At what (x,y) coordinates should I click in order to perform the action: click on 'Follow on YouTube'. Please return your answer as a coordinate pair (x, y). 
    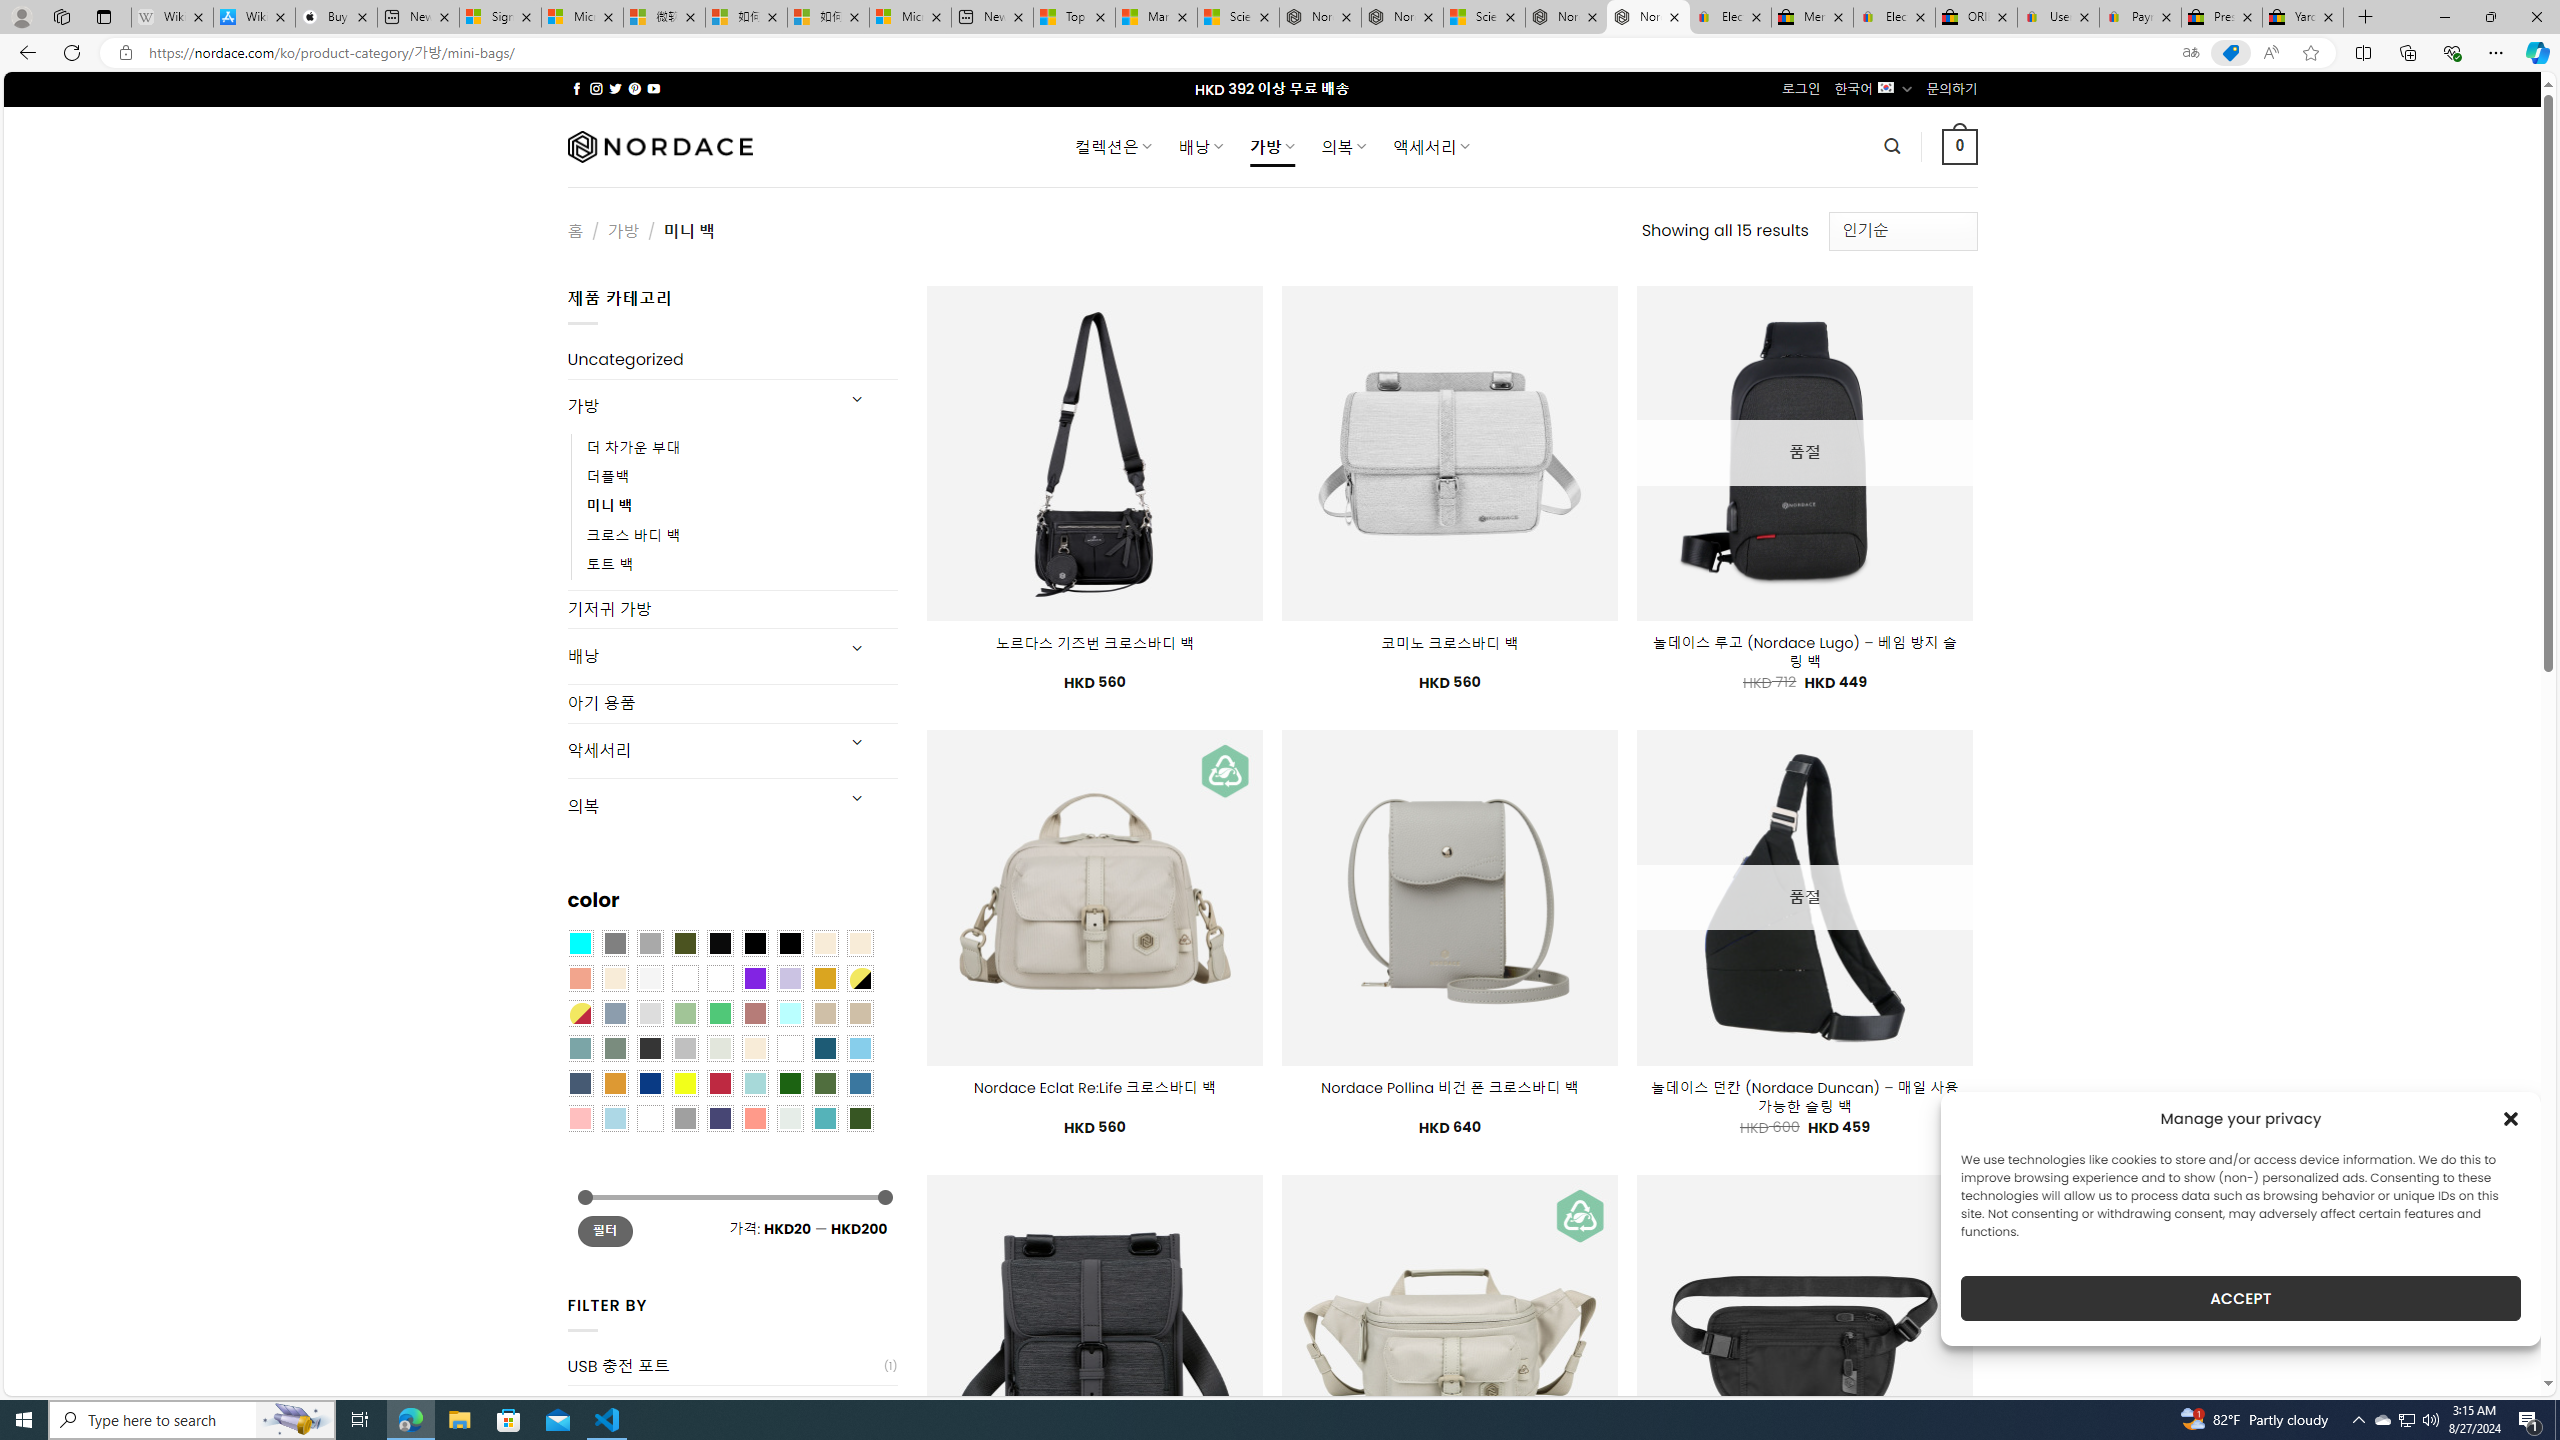
    Looking at the image, I should click on (653, 88).